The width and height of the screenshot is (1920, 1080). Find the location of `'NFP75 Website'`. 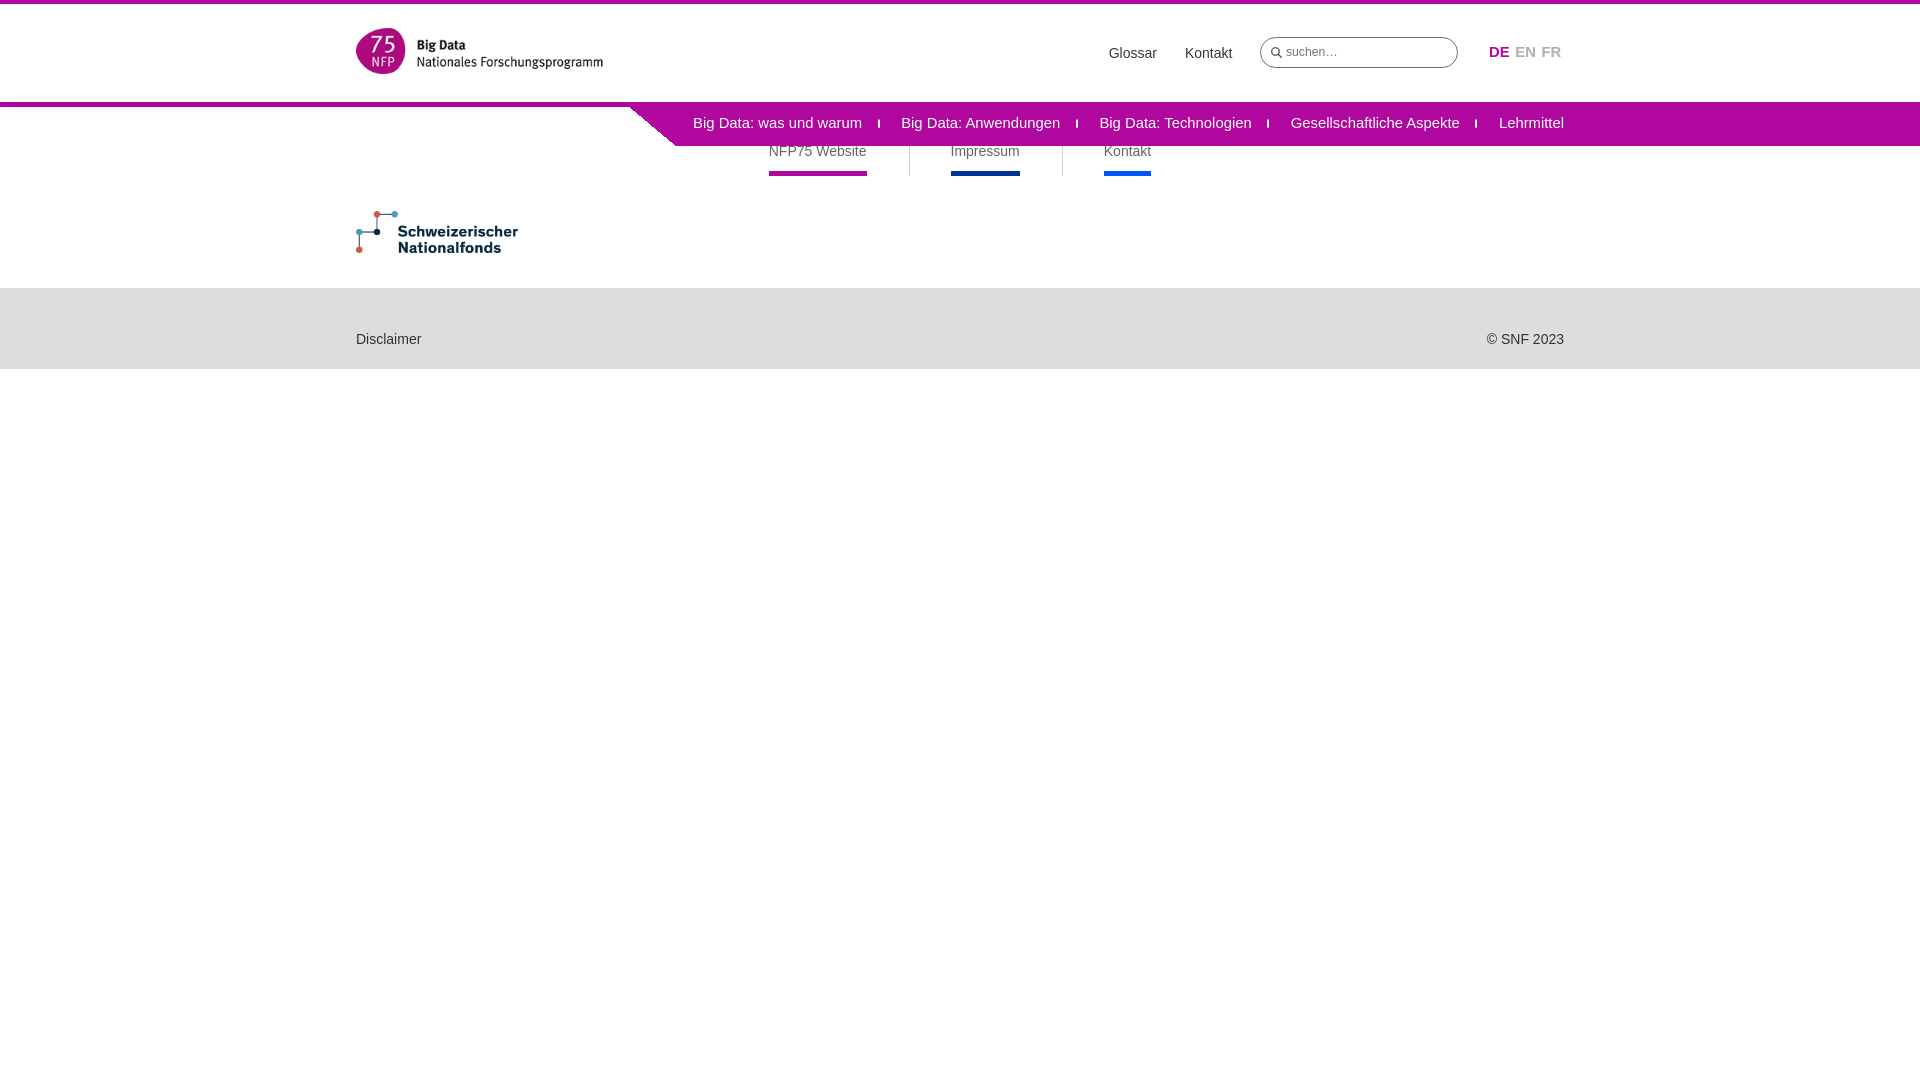

'NFP75 Website' is located at coordinates (767, 157).